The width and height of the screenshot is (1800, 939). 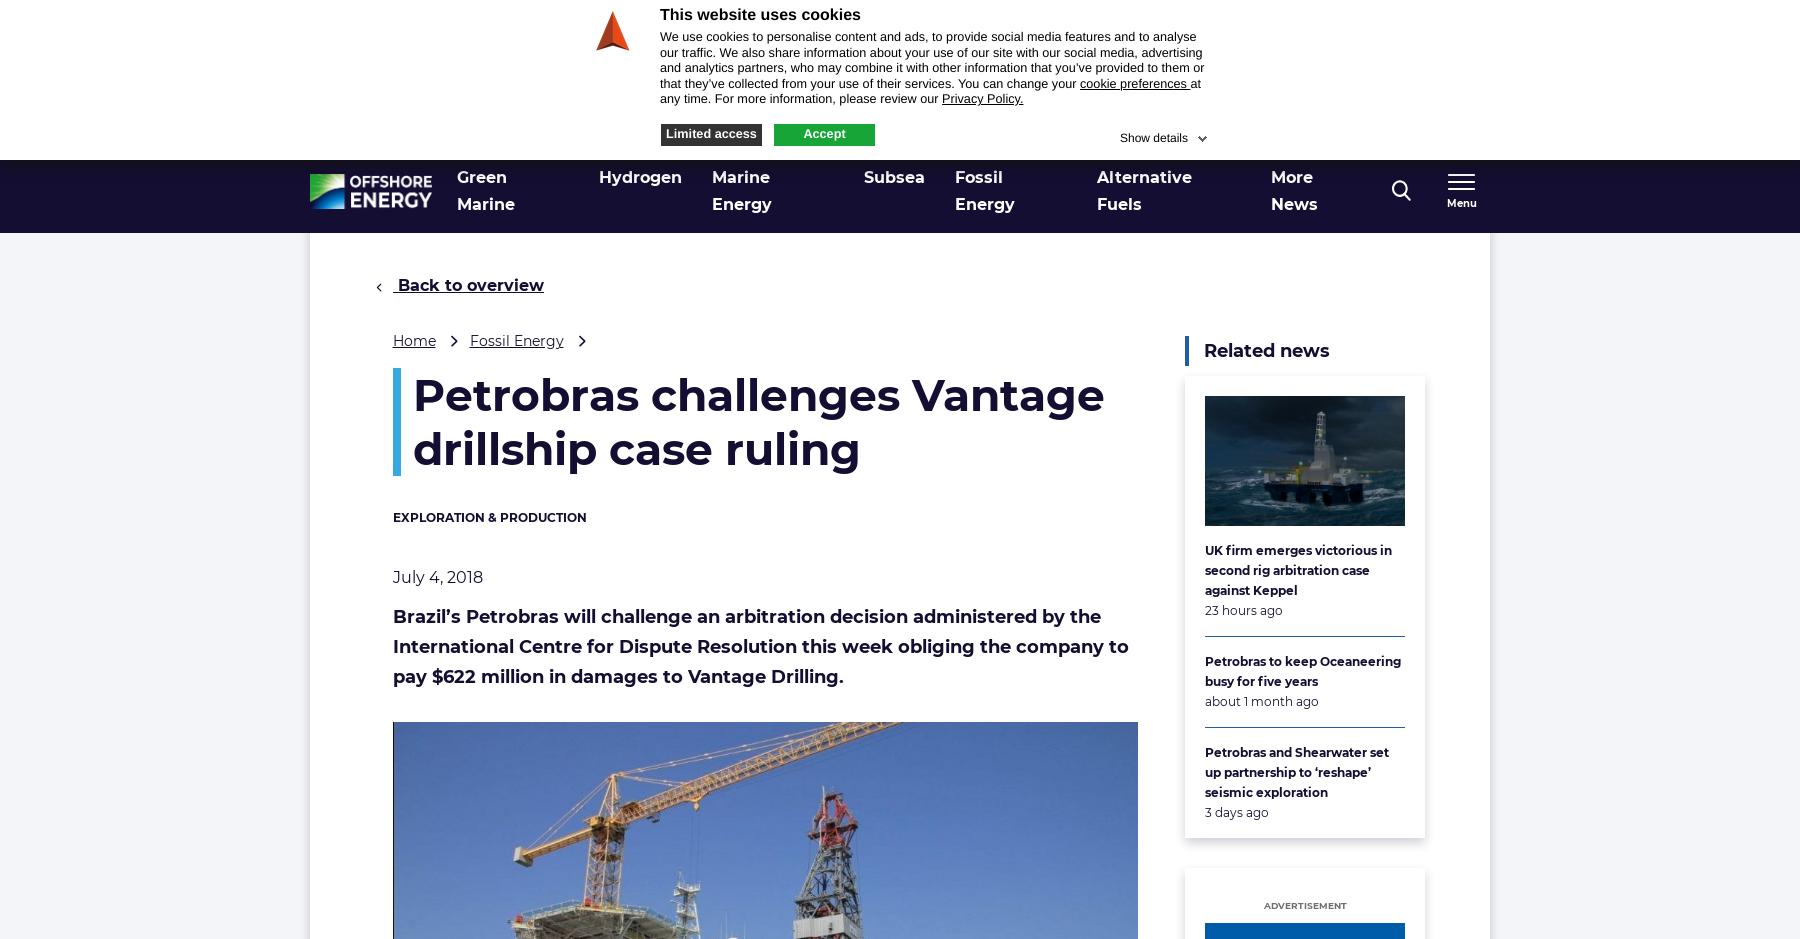 I want to click on 'This website uses cookies', so click(x=758, y=15).